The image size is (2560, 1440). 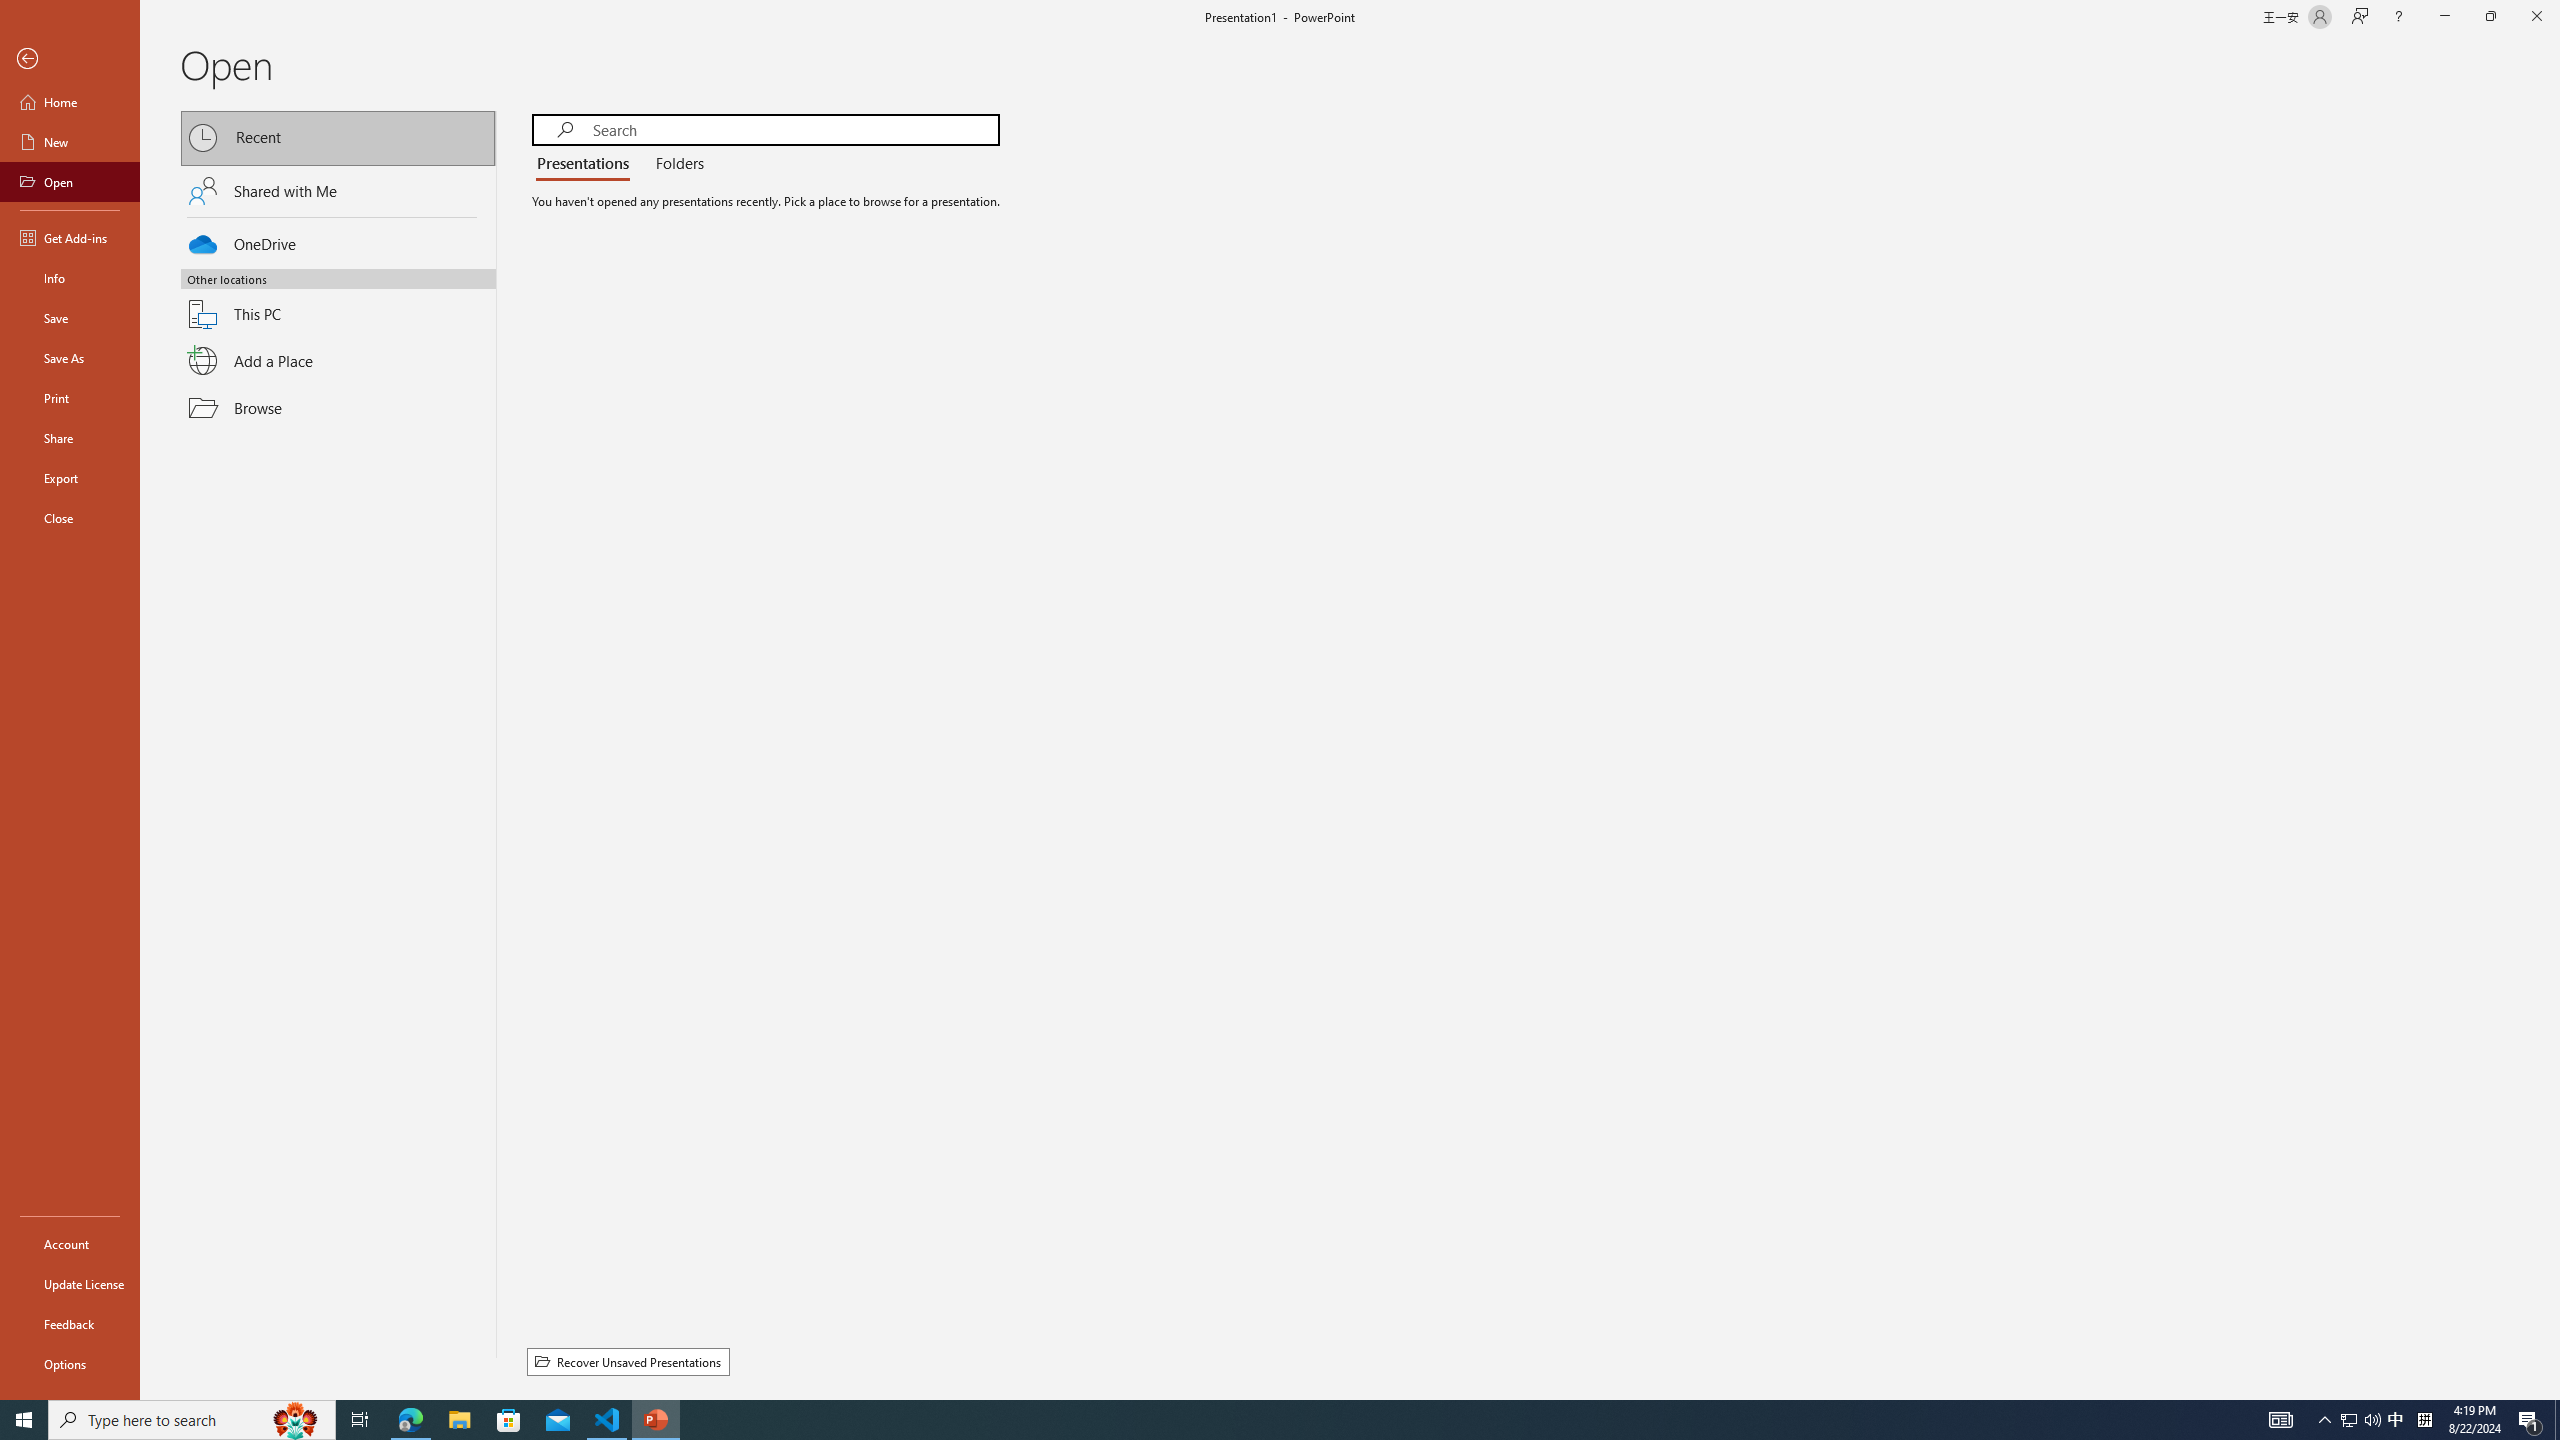 I want to click on 'Folders', so click(x=674, y=164).